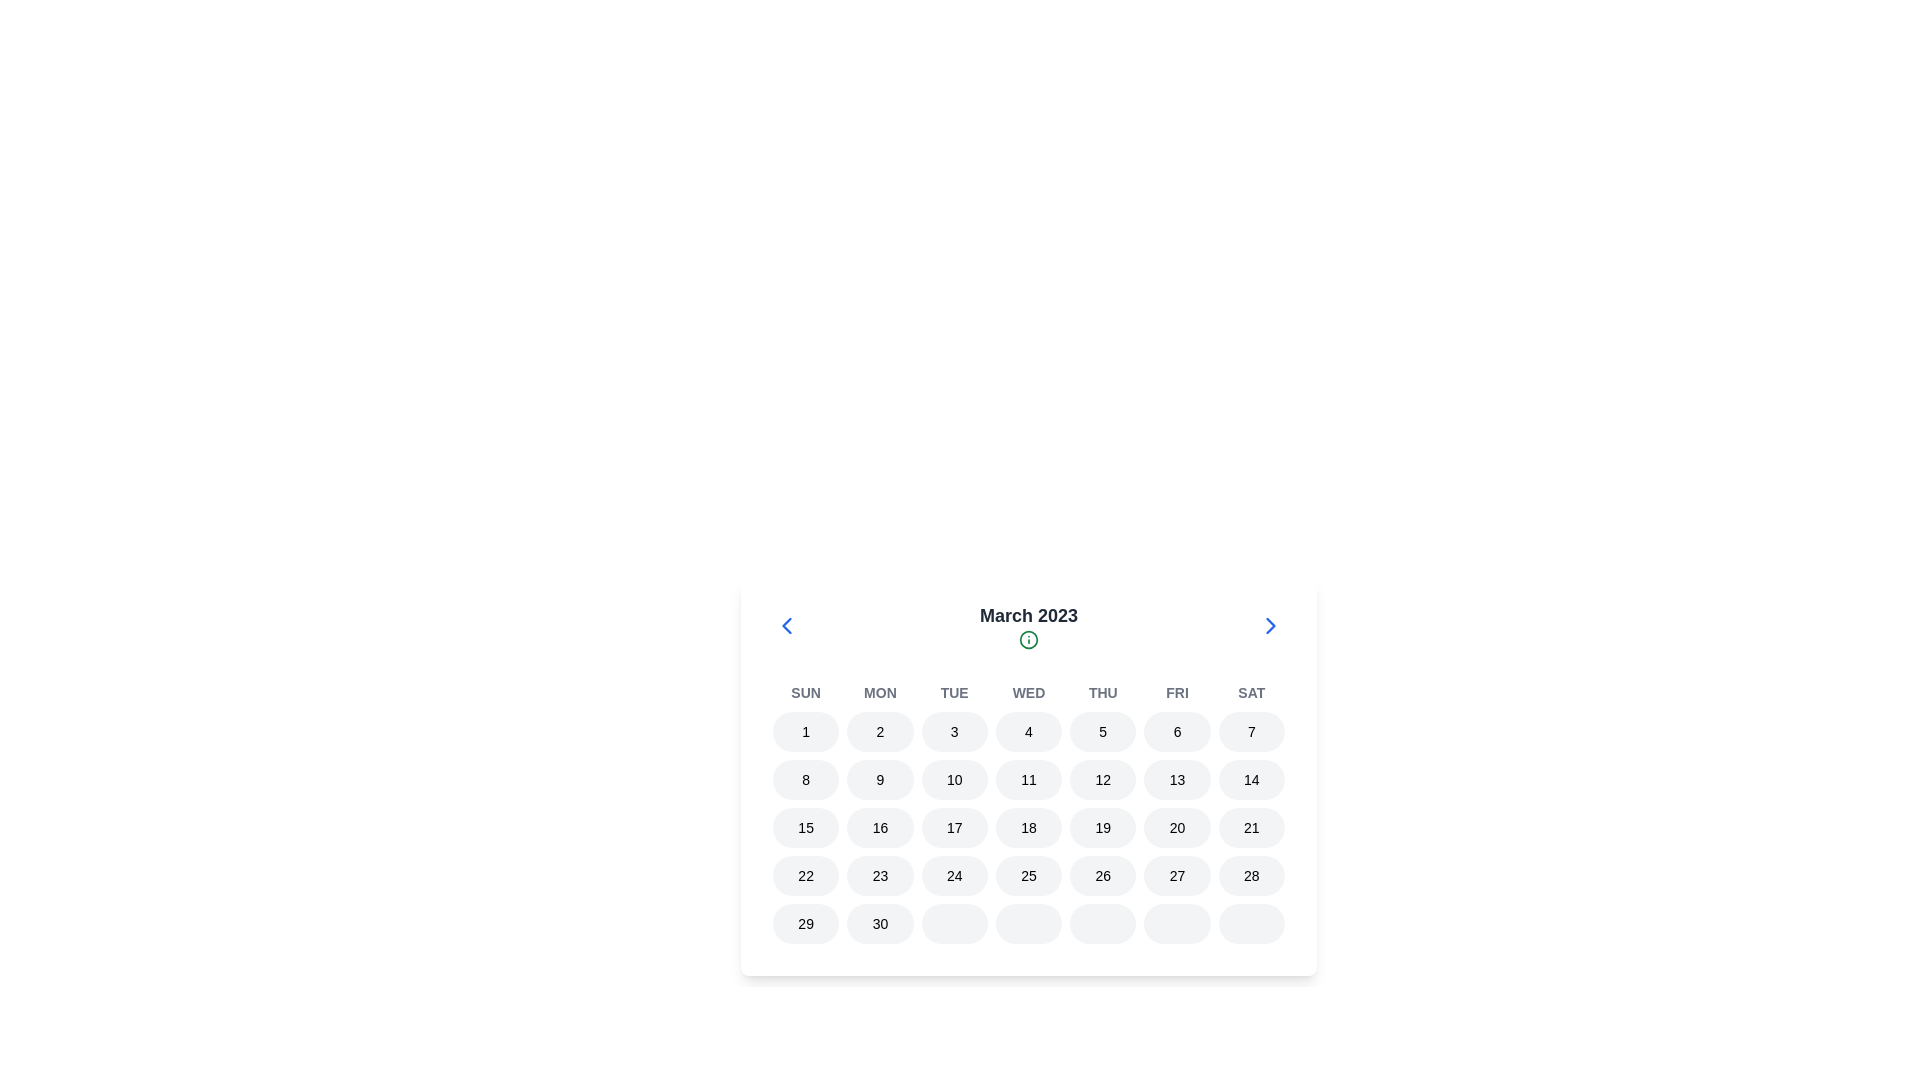 This screenshot has height=1080, width=1920. What do you see at coordinates (1177, 732) in the screenshot?
I see `the sixth button` at bounding box center [1177, 732].